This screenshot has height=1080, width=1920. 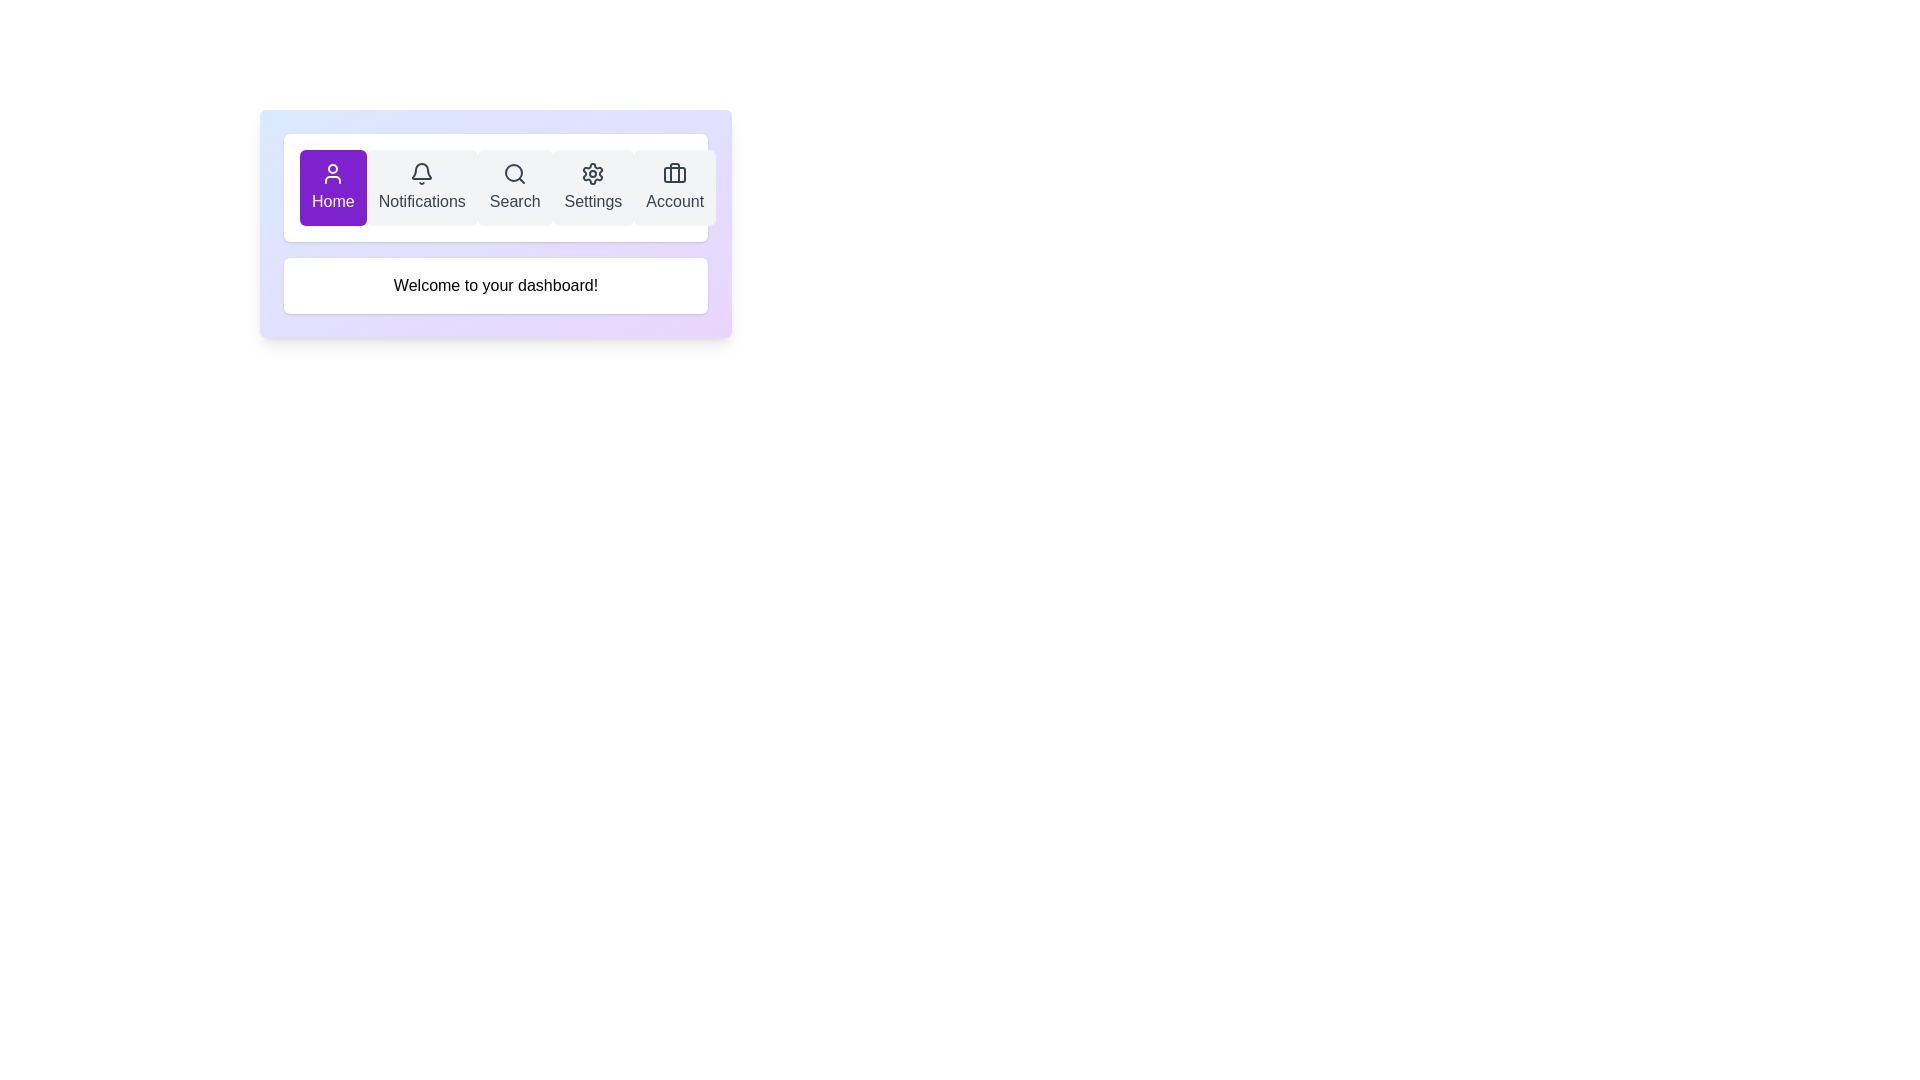 What do you see at coordinates (421, 188) in the screenshot?
I see `the notifications button, which is the second button in the horizontal navigation bar, positioned between the 'Home' button and the 'Search' button` at bounding box center [421, 188].